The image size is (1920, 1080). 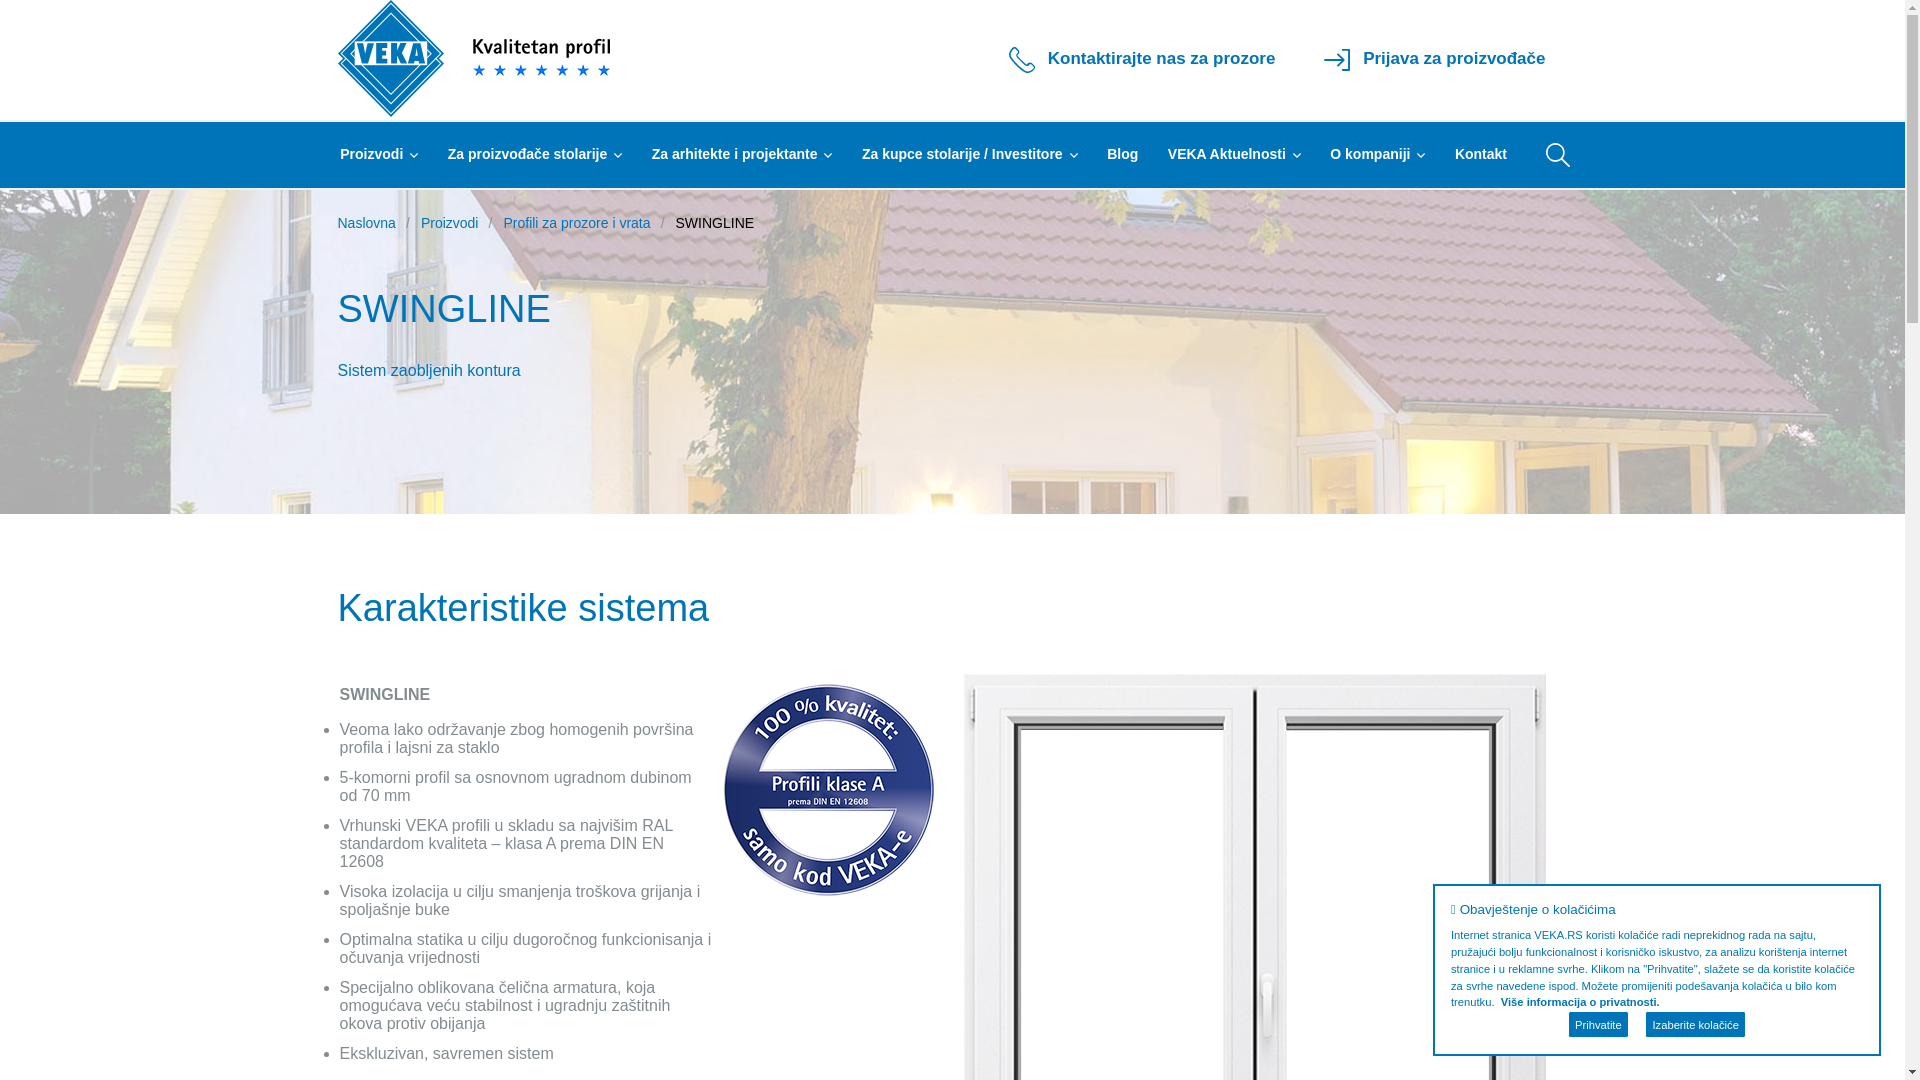 What do you see at coordinates (741, 154) in the screenshot?
I see `'Za arhitekte i projektante'` at bounding box center [741, 154].